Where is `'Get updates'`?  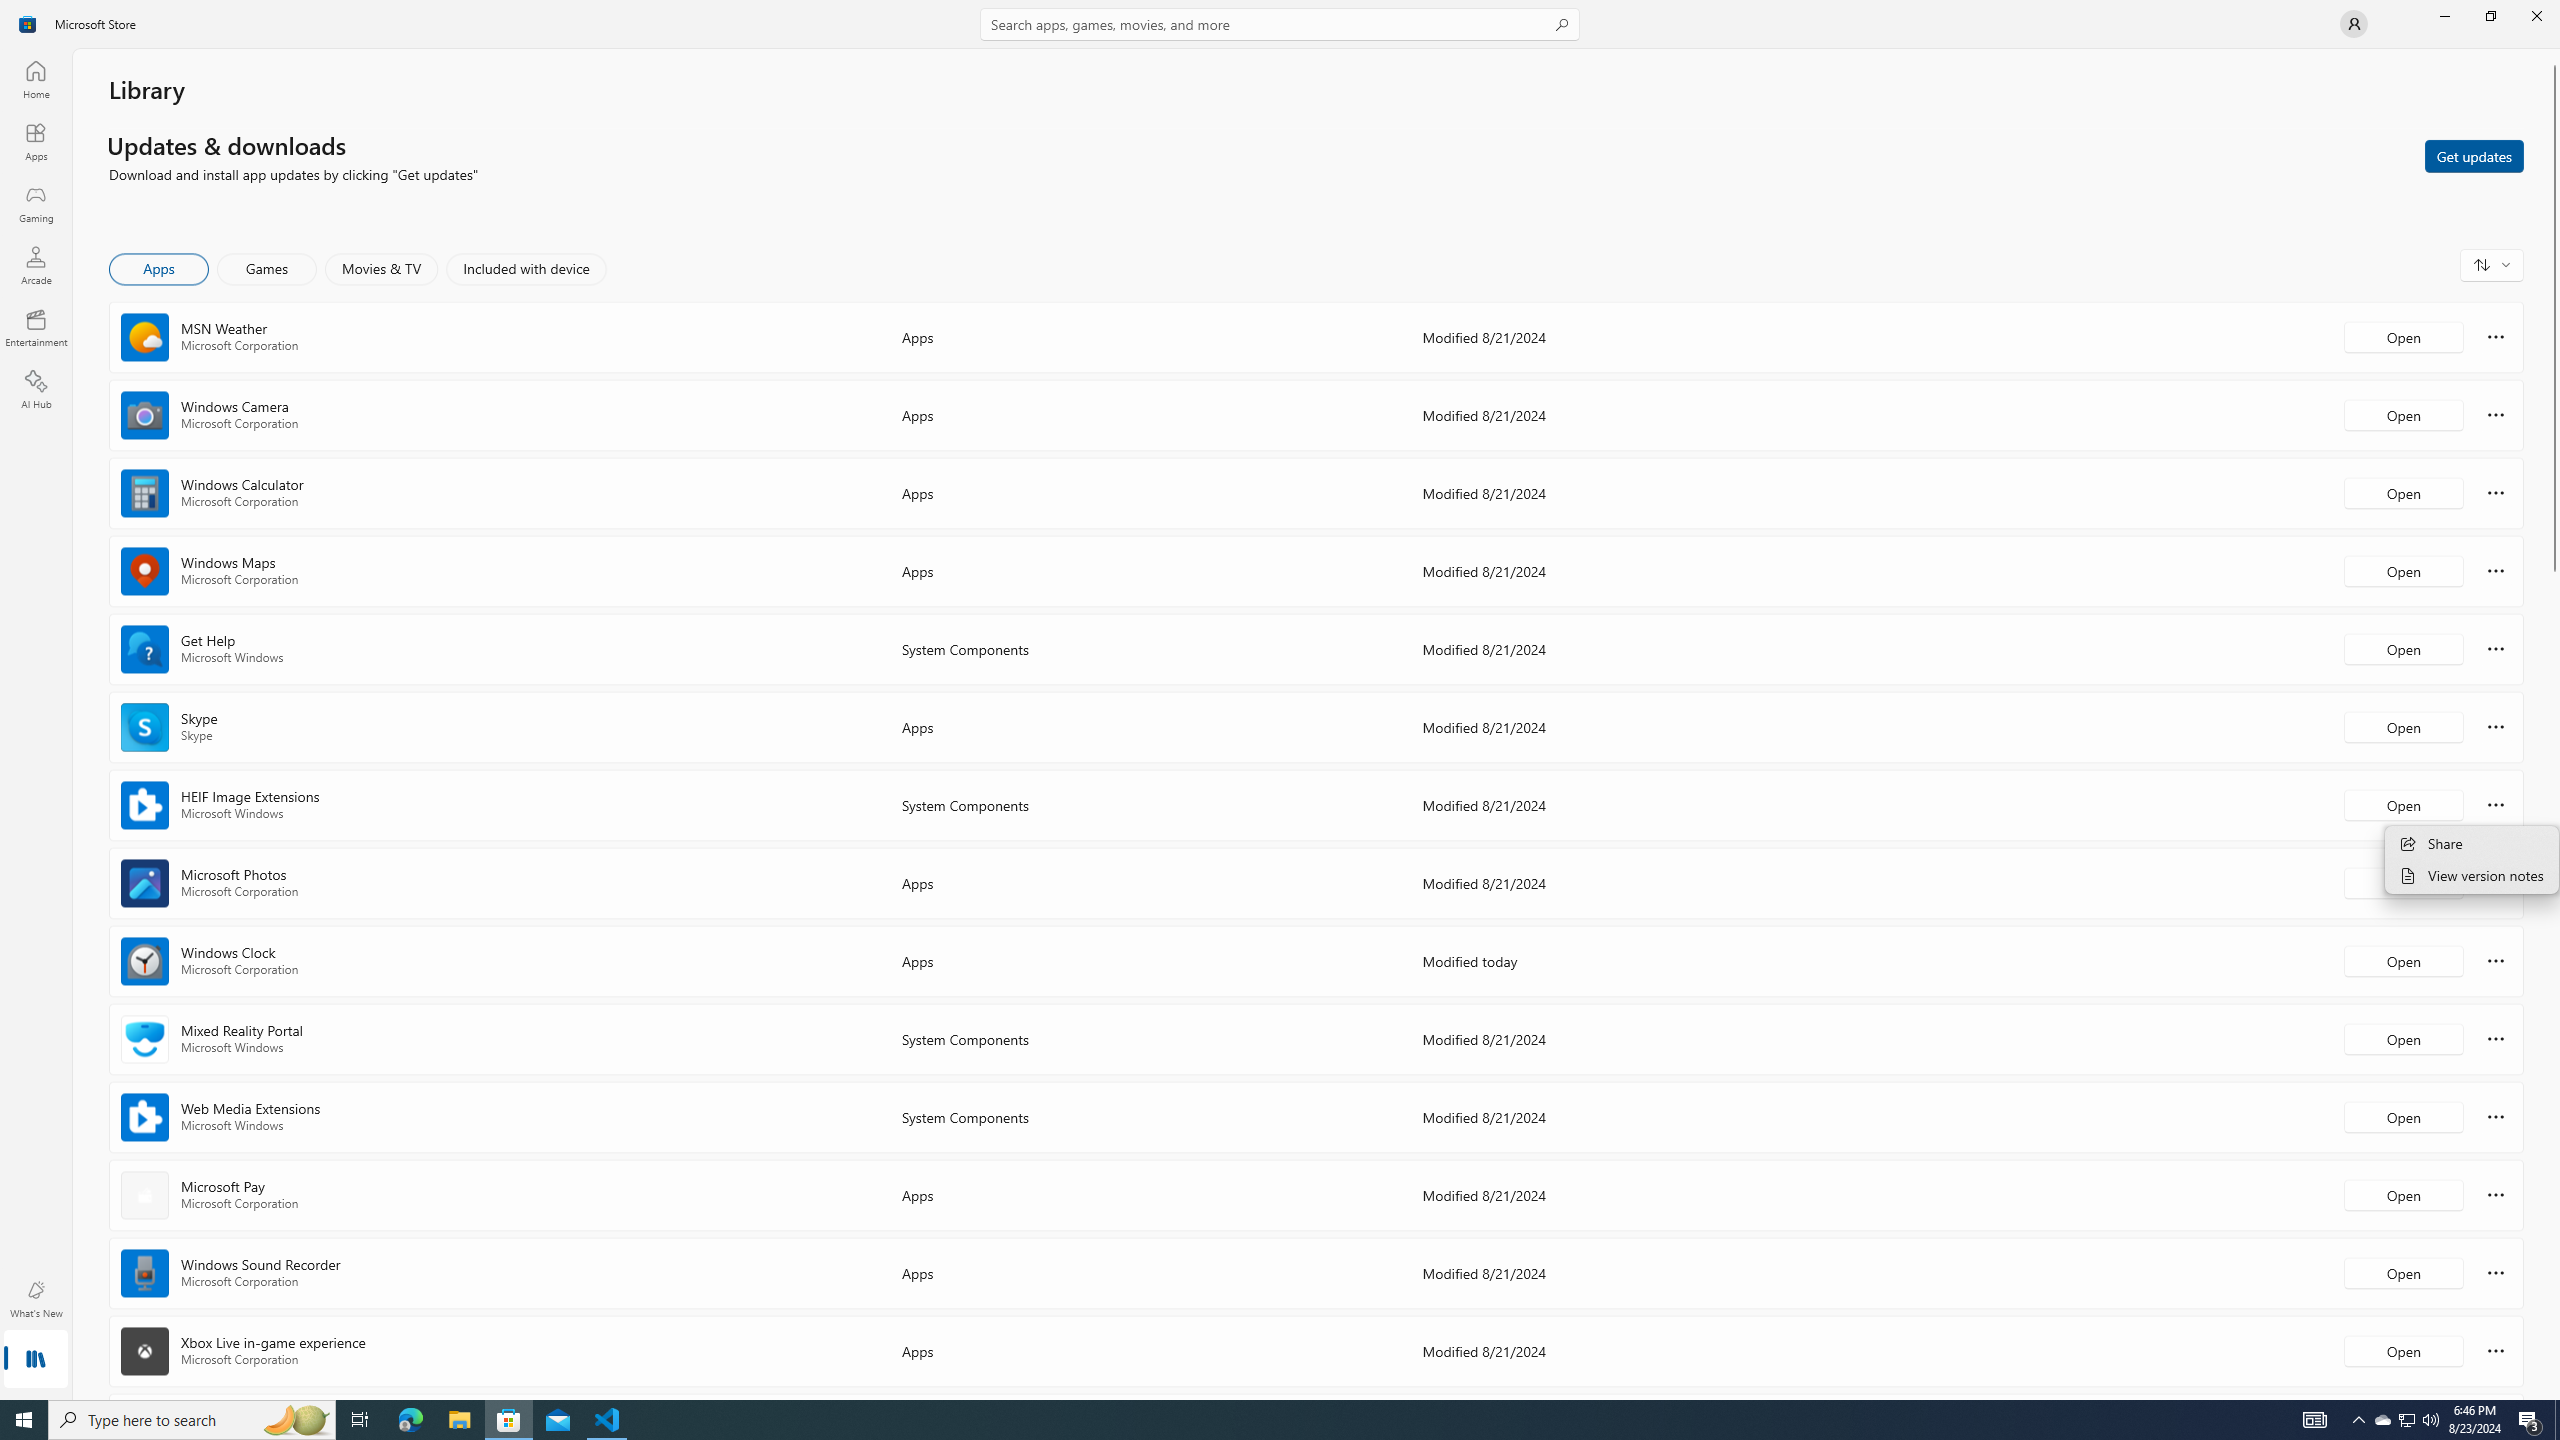
'Get updates' is located at coordinates (2474, 154).